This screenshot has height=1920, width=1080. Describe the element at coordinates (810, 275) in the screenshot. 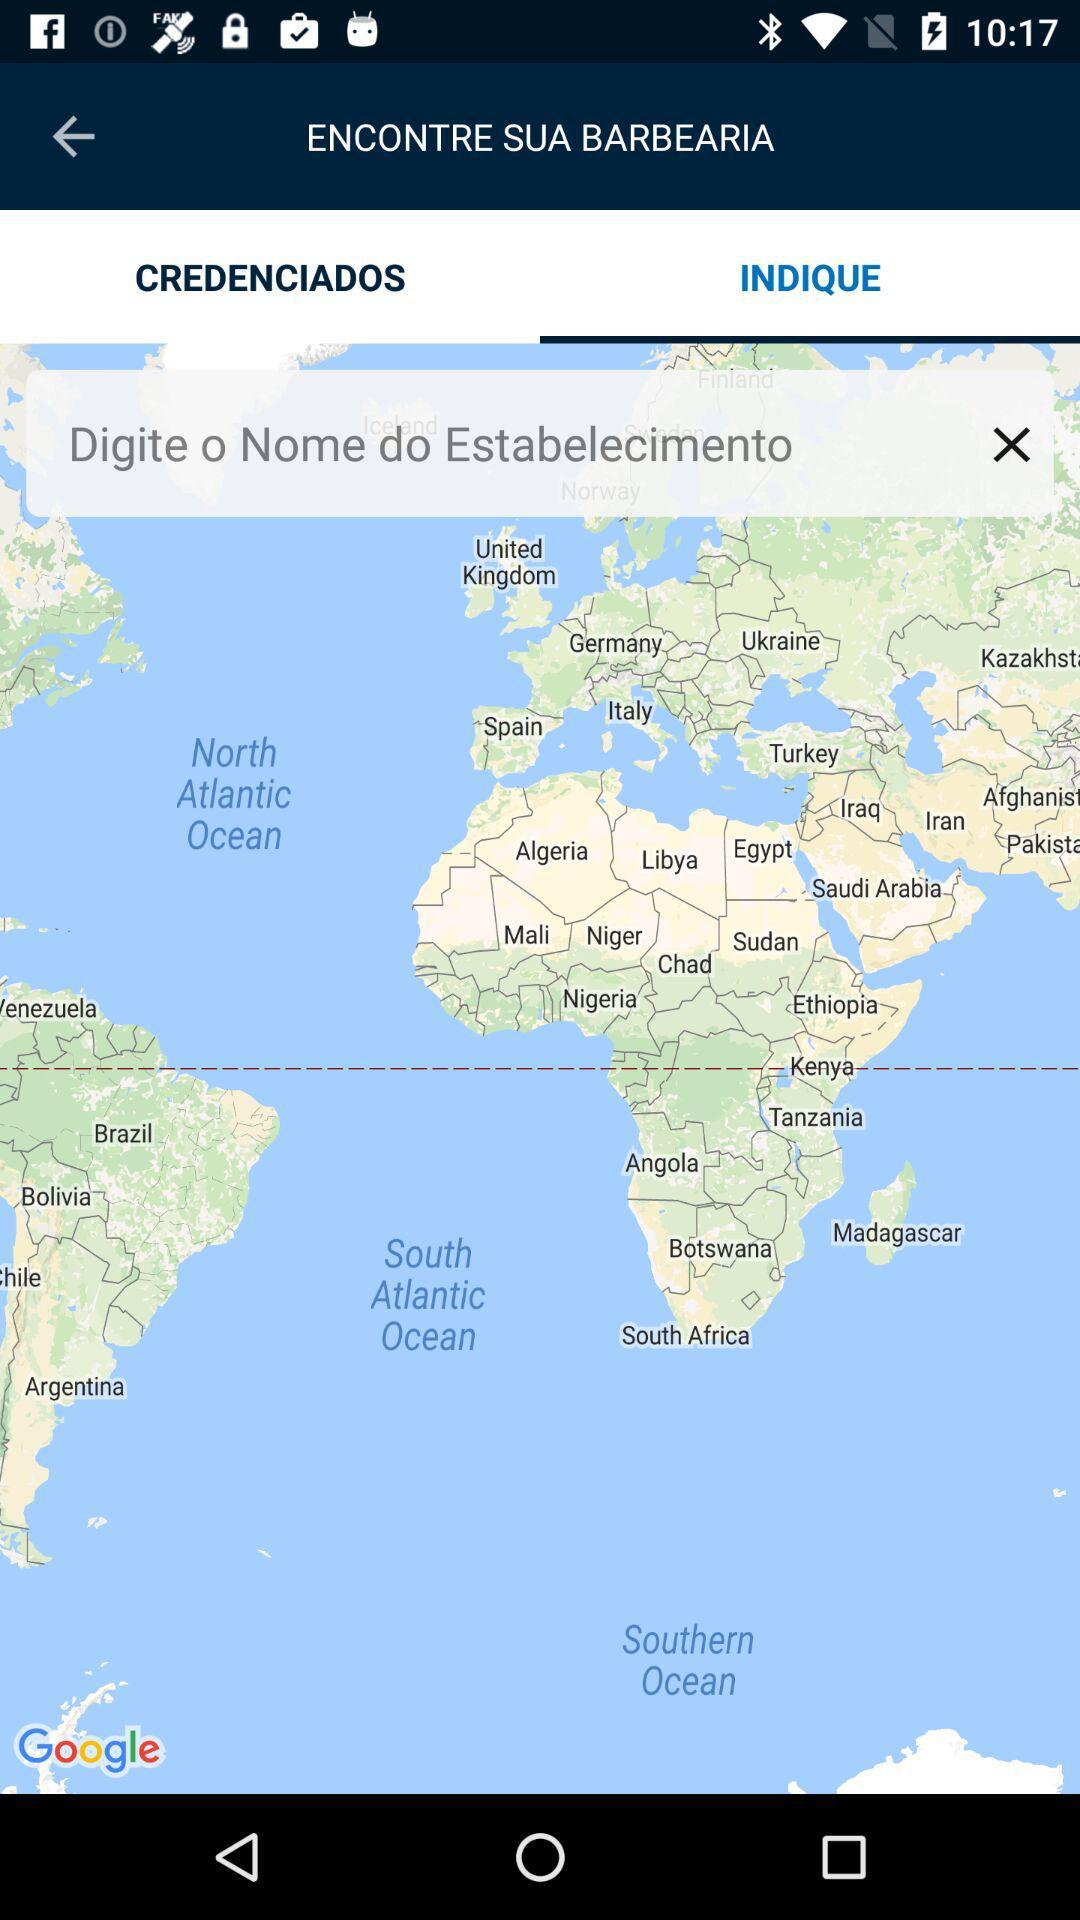

I see `the icon to the right of the credenciados icon` at that location.